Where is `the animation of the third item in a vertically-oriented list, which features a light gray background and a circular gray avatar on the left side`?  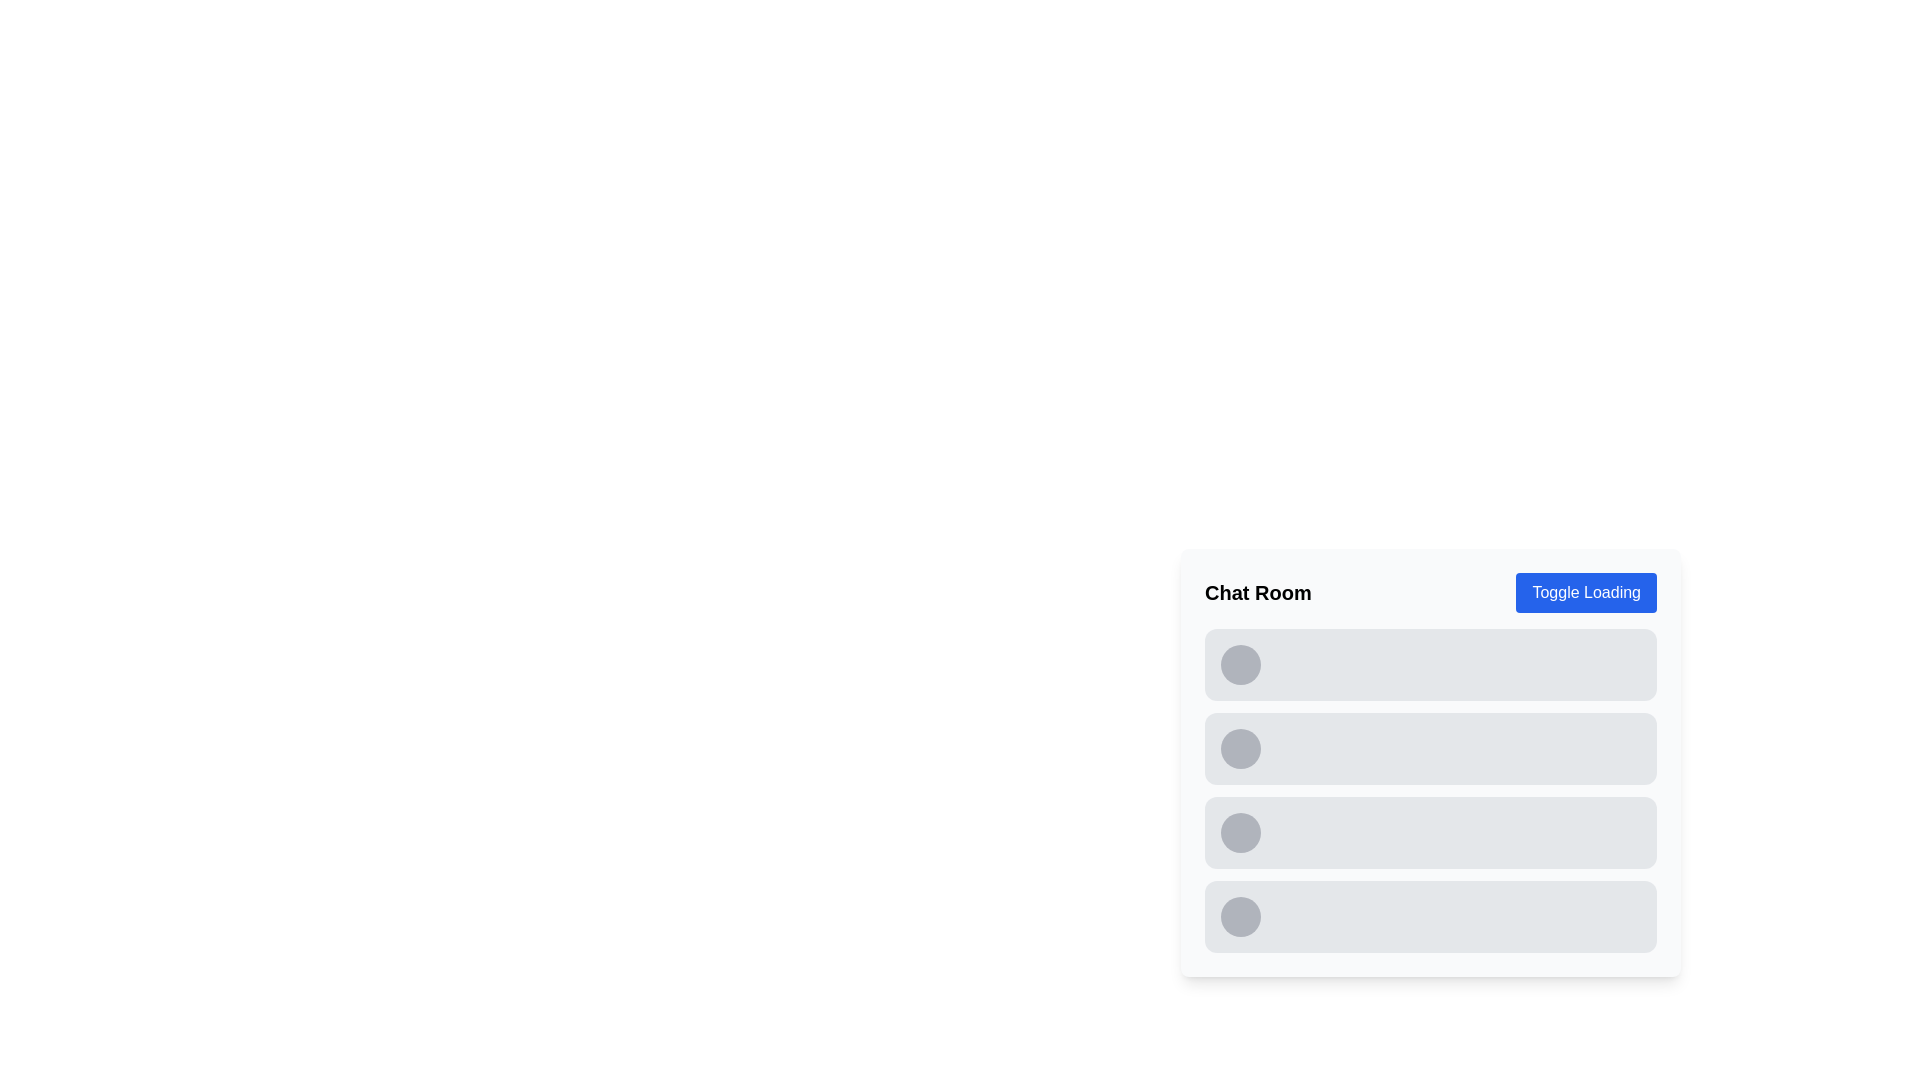
the animation of the third item in a vertically-oriented list, which features a light gray background and a circular gray avatar on the left side is located at coordinates (1429, 833).